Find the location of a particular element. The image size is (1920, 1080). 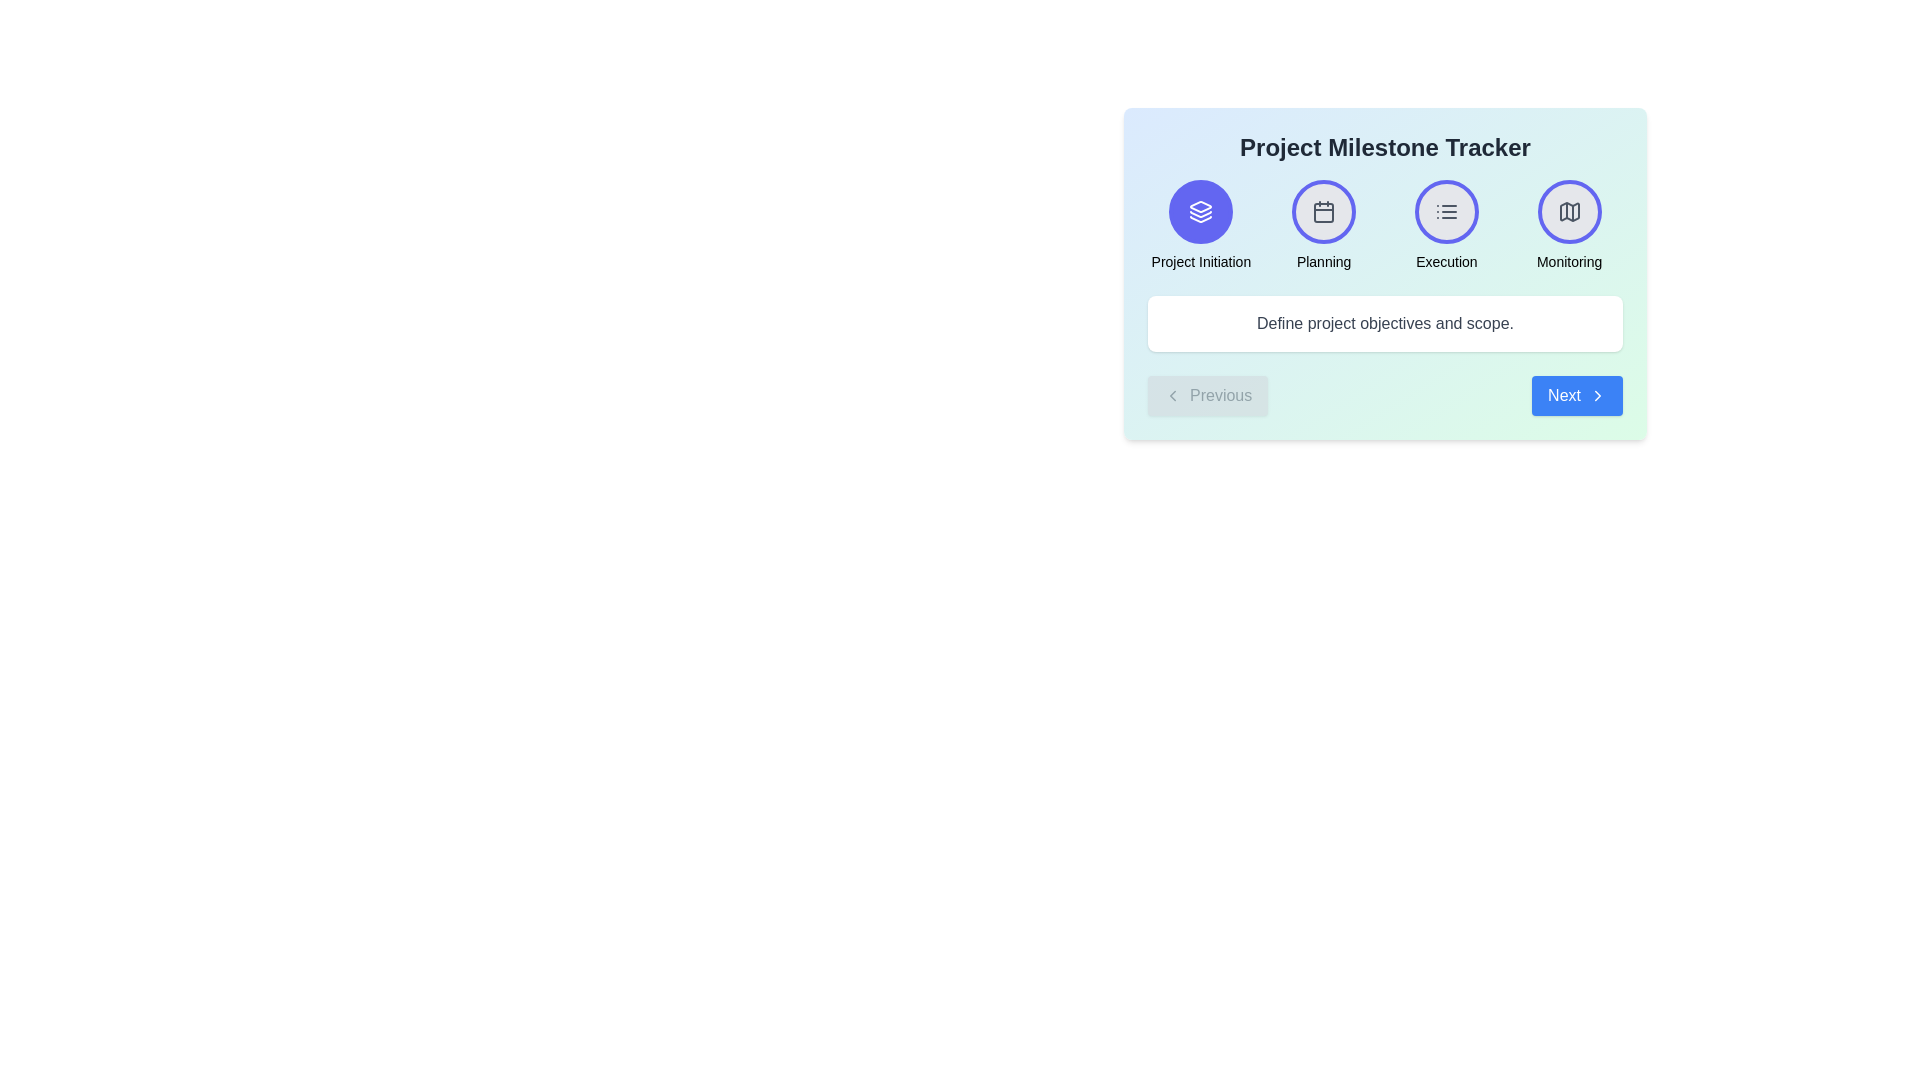

the static text element that provides descriptive information about the current step in the project management tool interface, located below the title 'Project Milestone Tracker' is located at coordinates (1384, 323).